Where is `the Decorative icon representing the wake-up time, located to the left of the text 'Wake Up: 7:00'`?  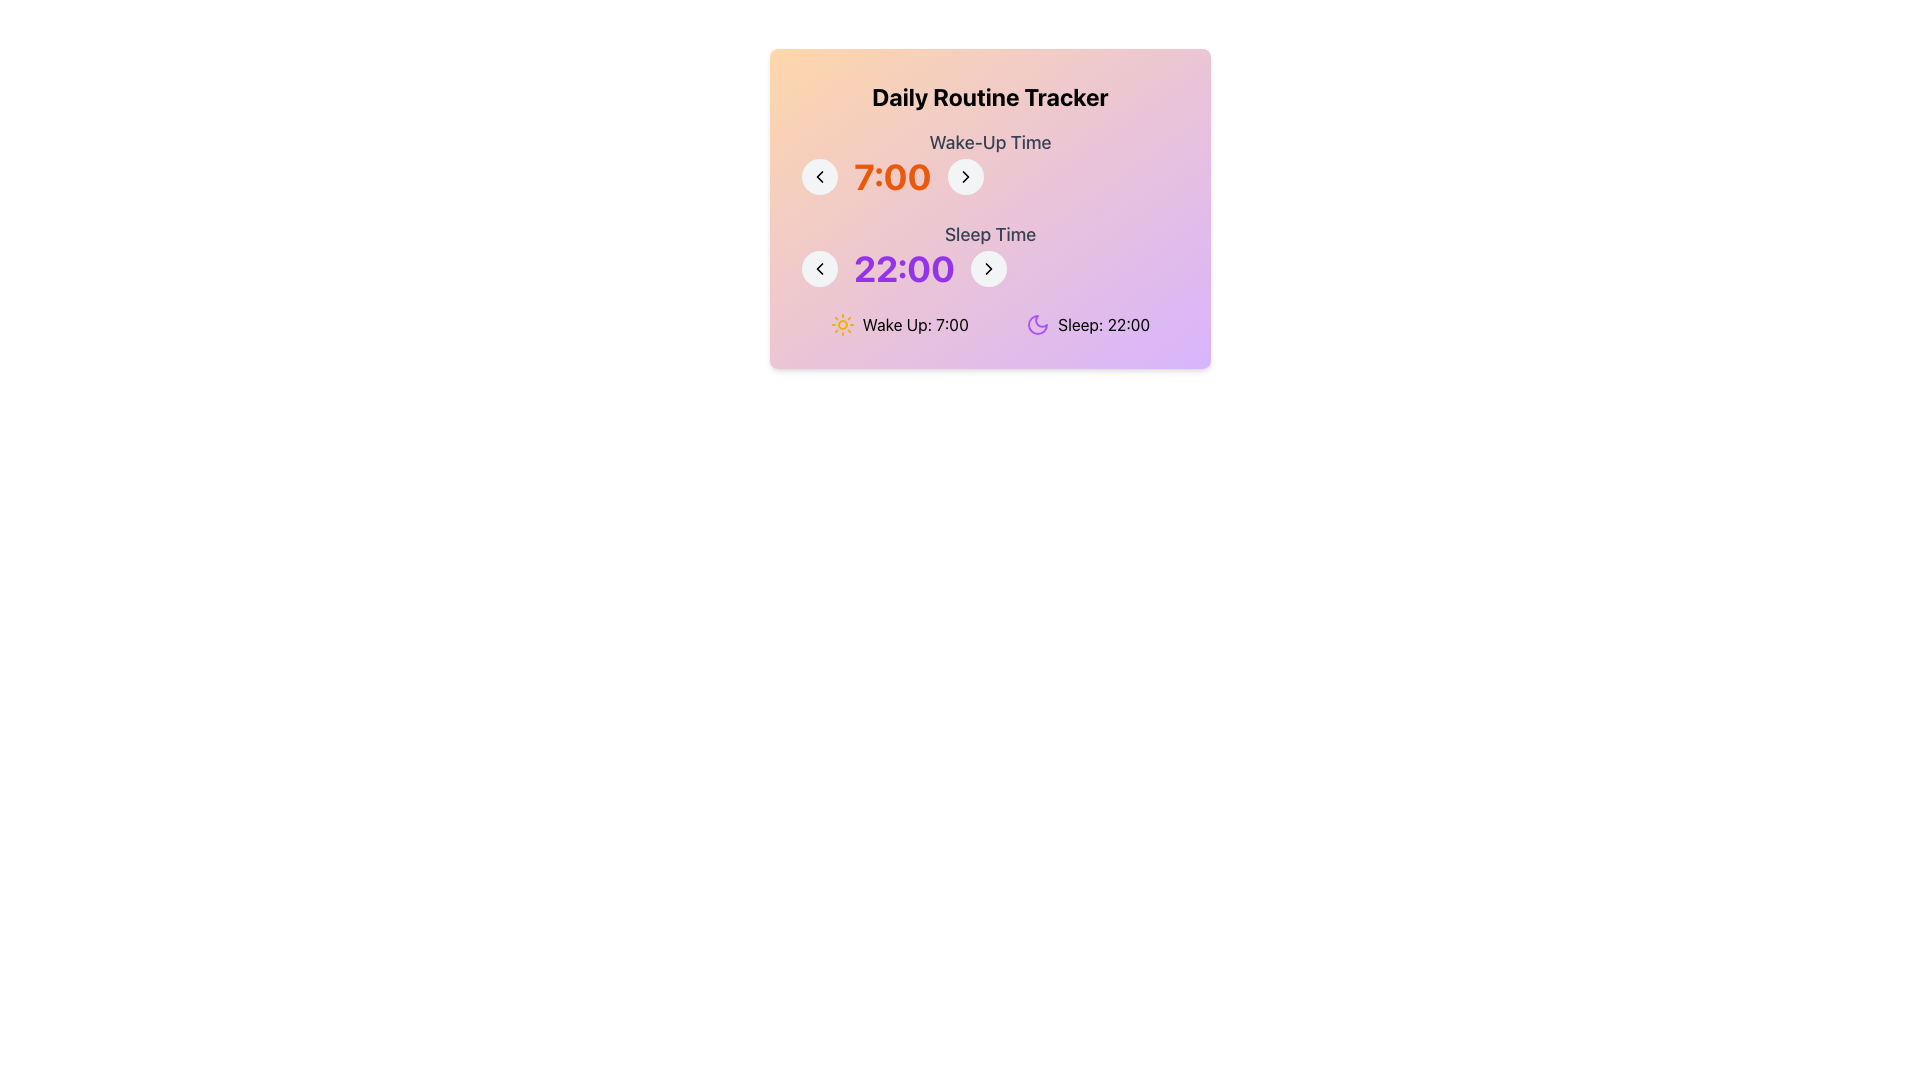 the Decorative icon representing the wake-up time, located to the left of the text 'Wake Up: 7:00' is located at coordinates (842, 323).